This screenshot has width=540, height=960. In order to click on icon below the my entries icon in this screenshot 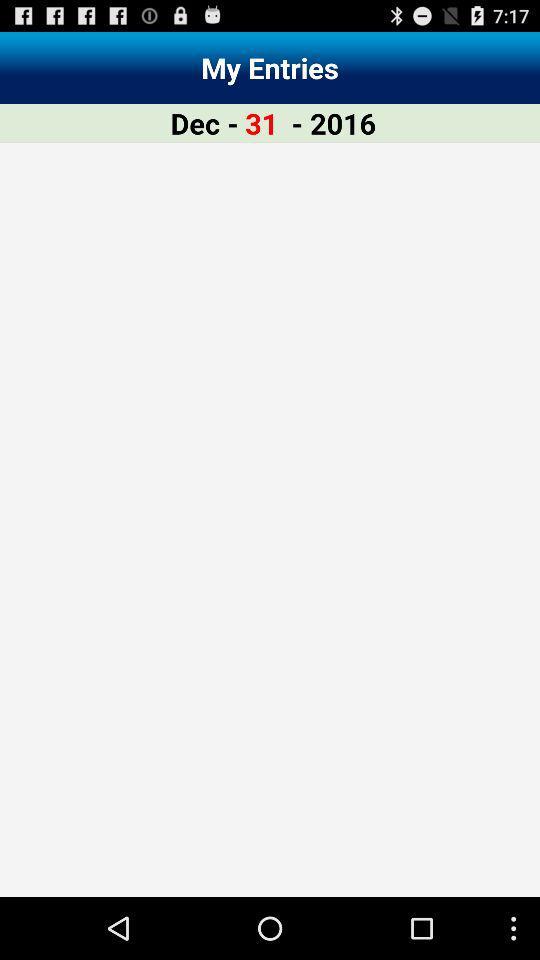, I will do `click(333, 122)`.